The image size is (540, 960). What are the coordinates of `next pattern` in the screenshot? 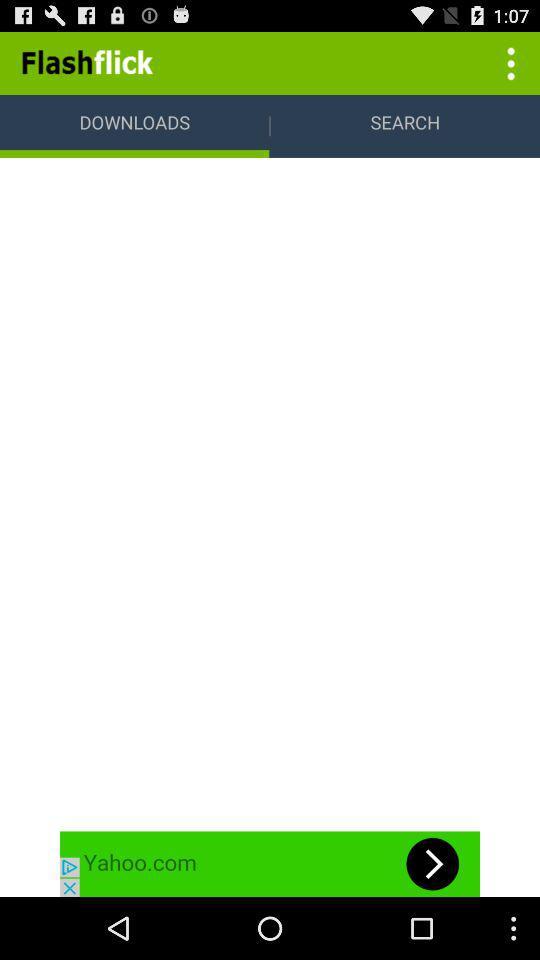 It's located at (270, 863).